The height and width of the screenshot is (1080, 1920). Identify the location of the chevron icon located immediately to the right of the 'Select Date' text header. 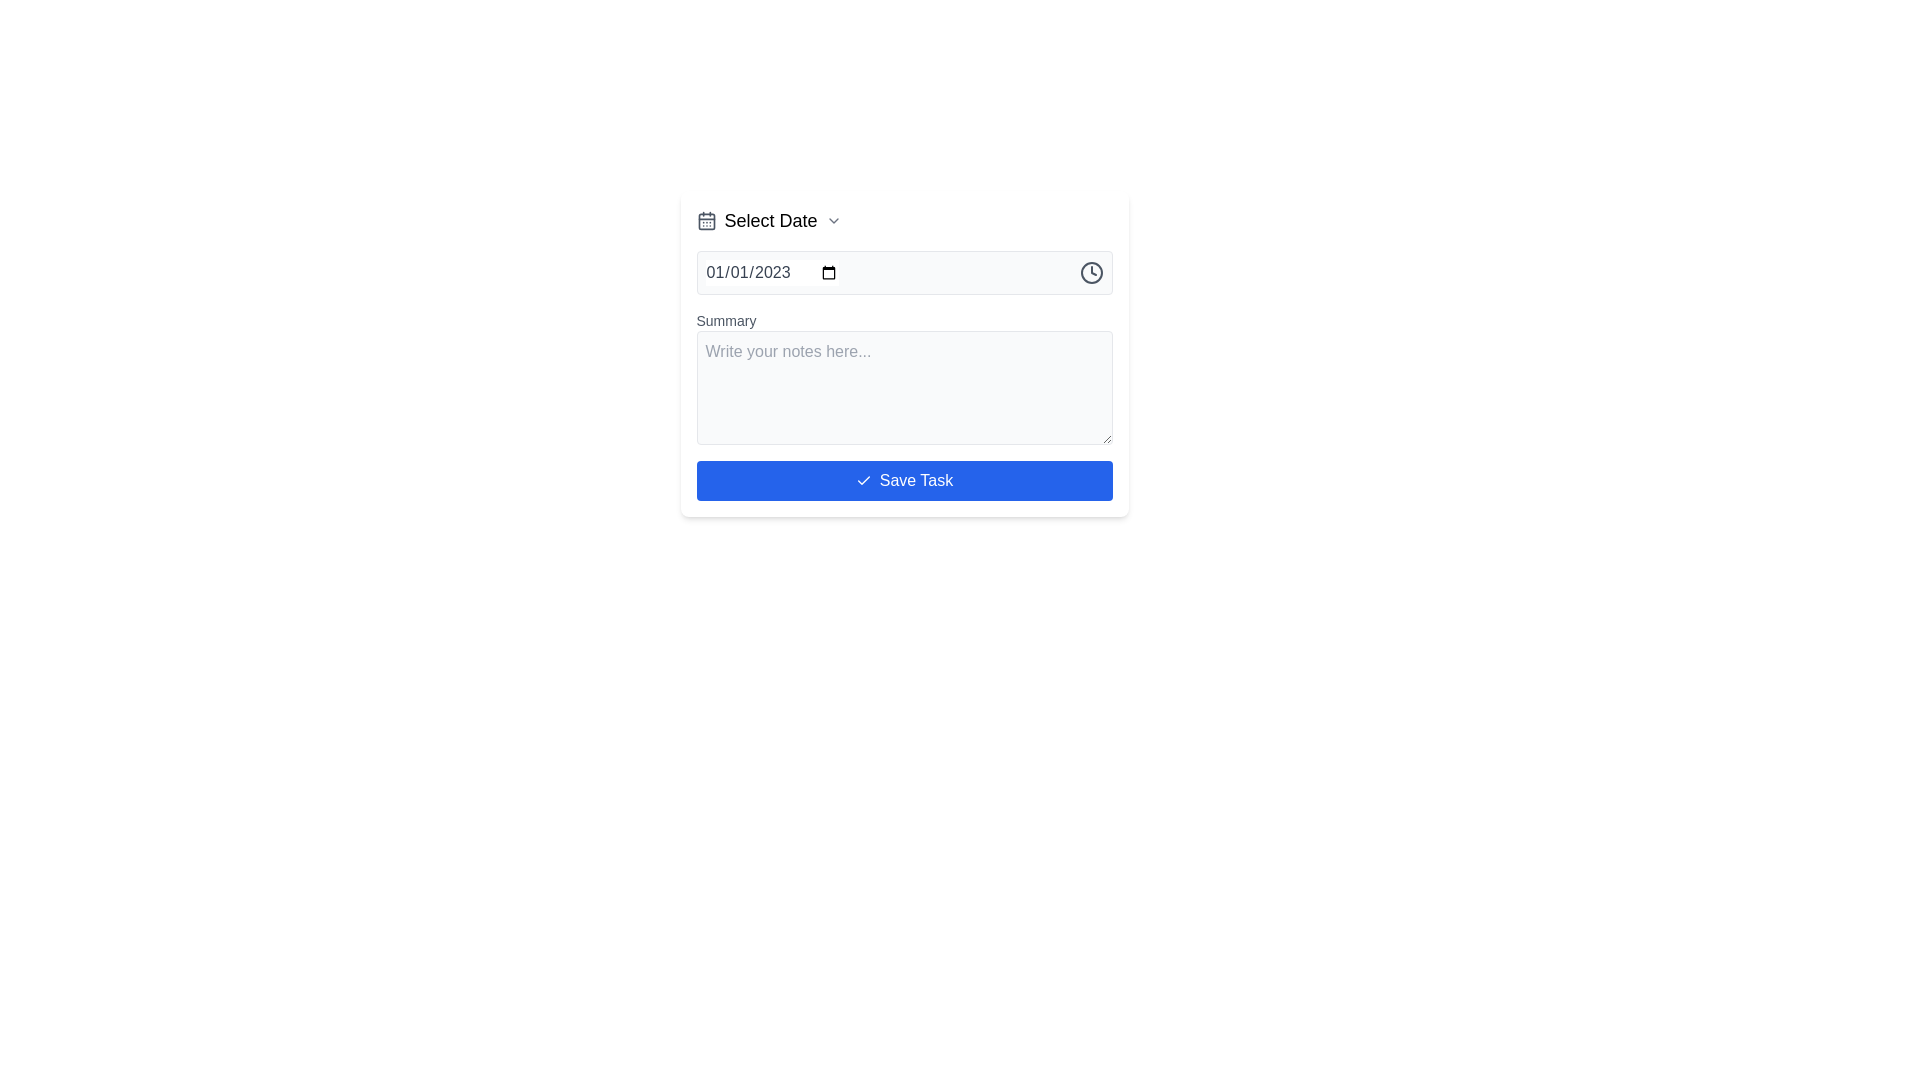
(833, 220).